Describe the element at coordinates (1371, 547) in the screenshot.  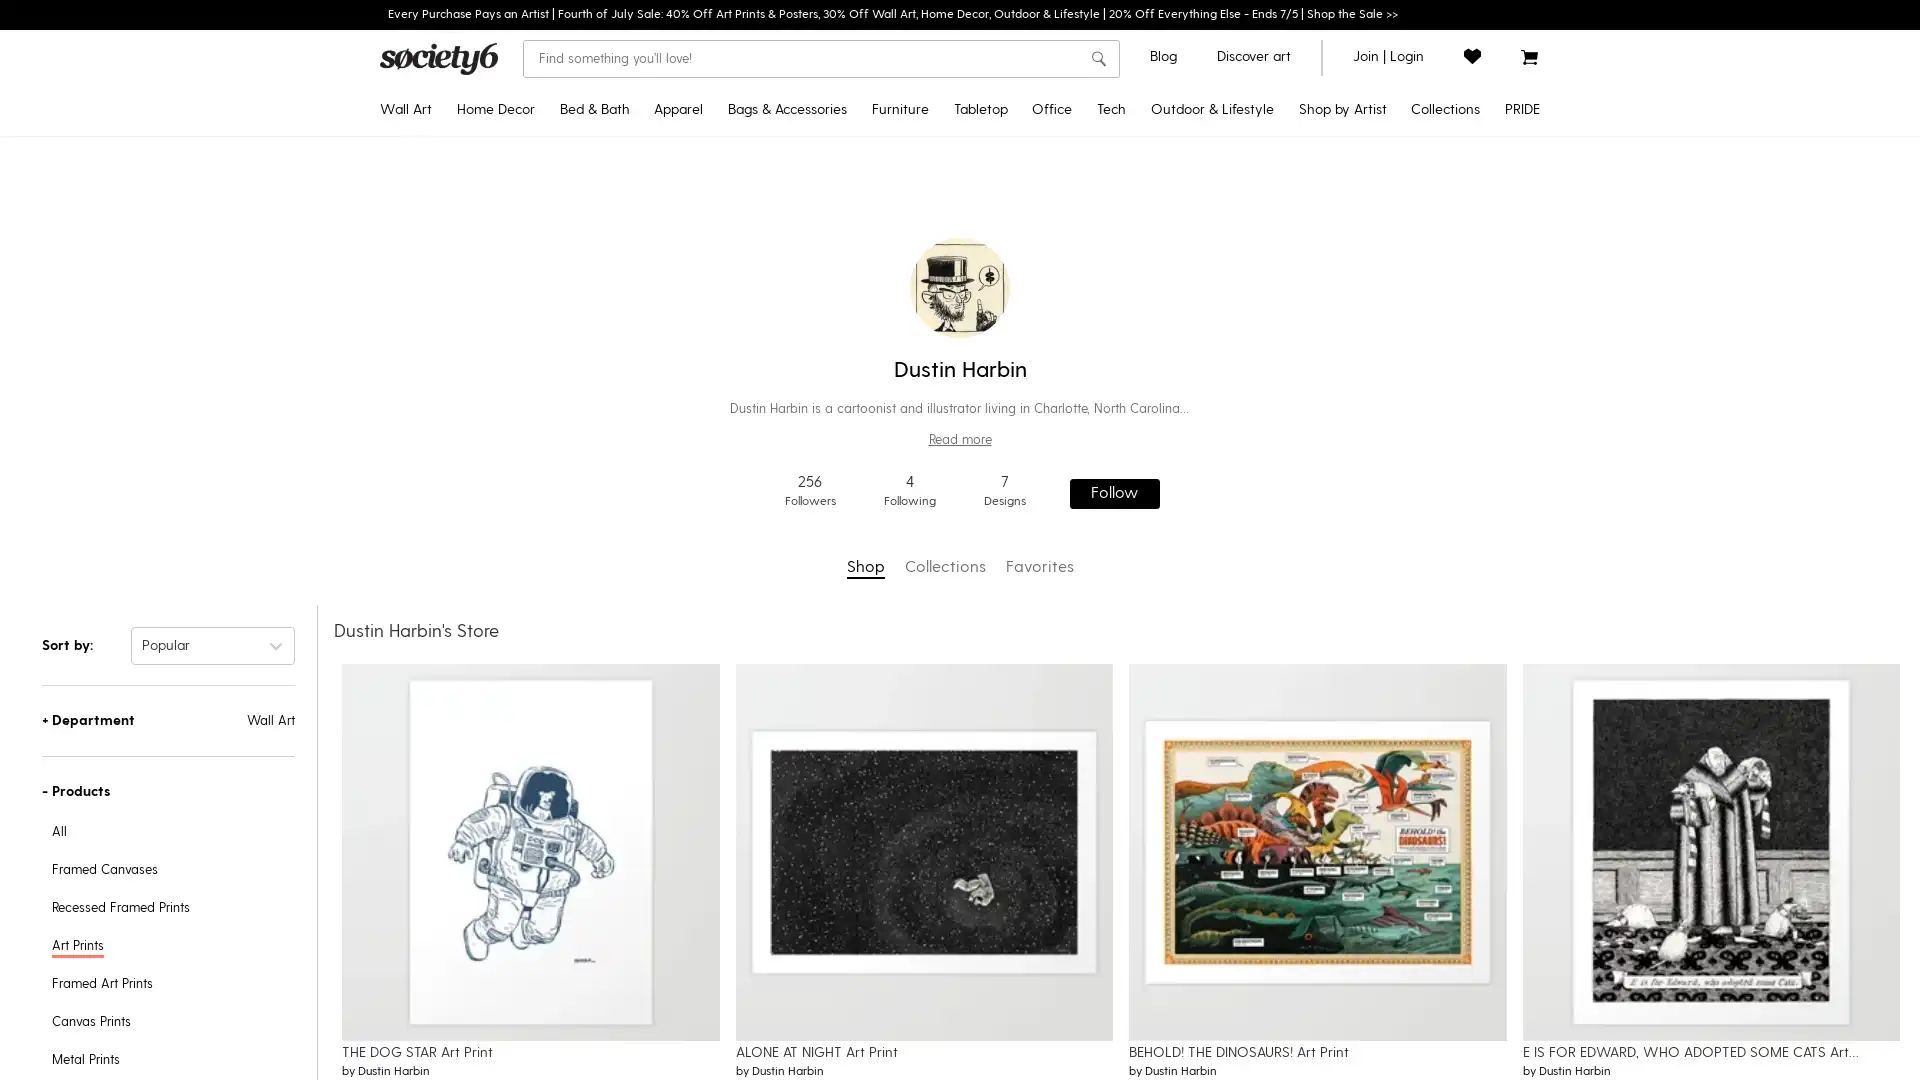
I see `Introducing: Tabletop Textiles` at that location.